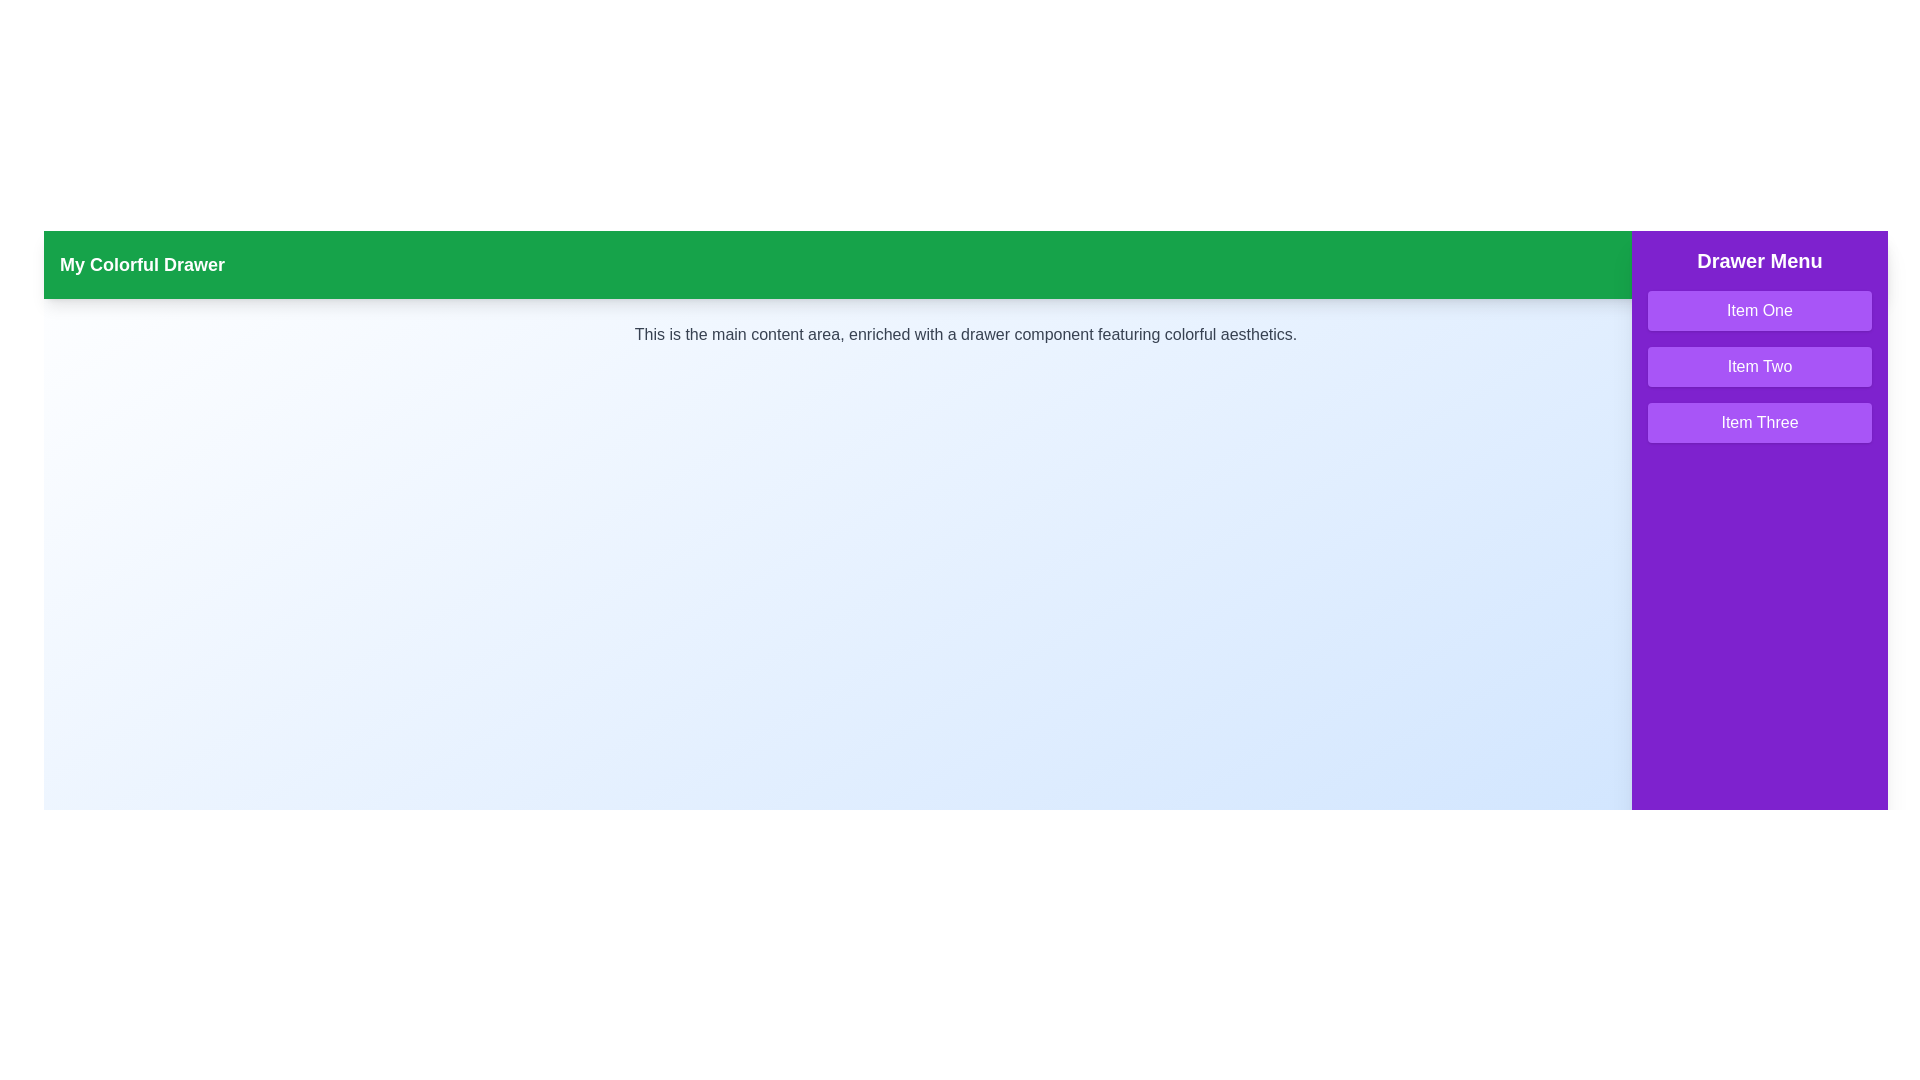  I want to click on the navigation button located in the sidebar, which redirects users to the 'Item Two' section, so click(1760, 366).